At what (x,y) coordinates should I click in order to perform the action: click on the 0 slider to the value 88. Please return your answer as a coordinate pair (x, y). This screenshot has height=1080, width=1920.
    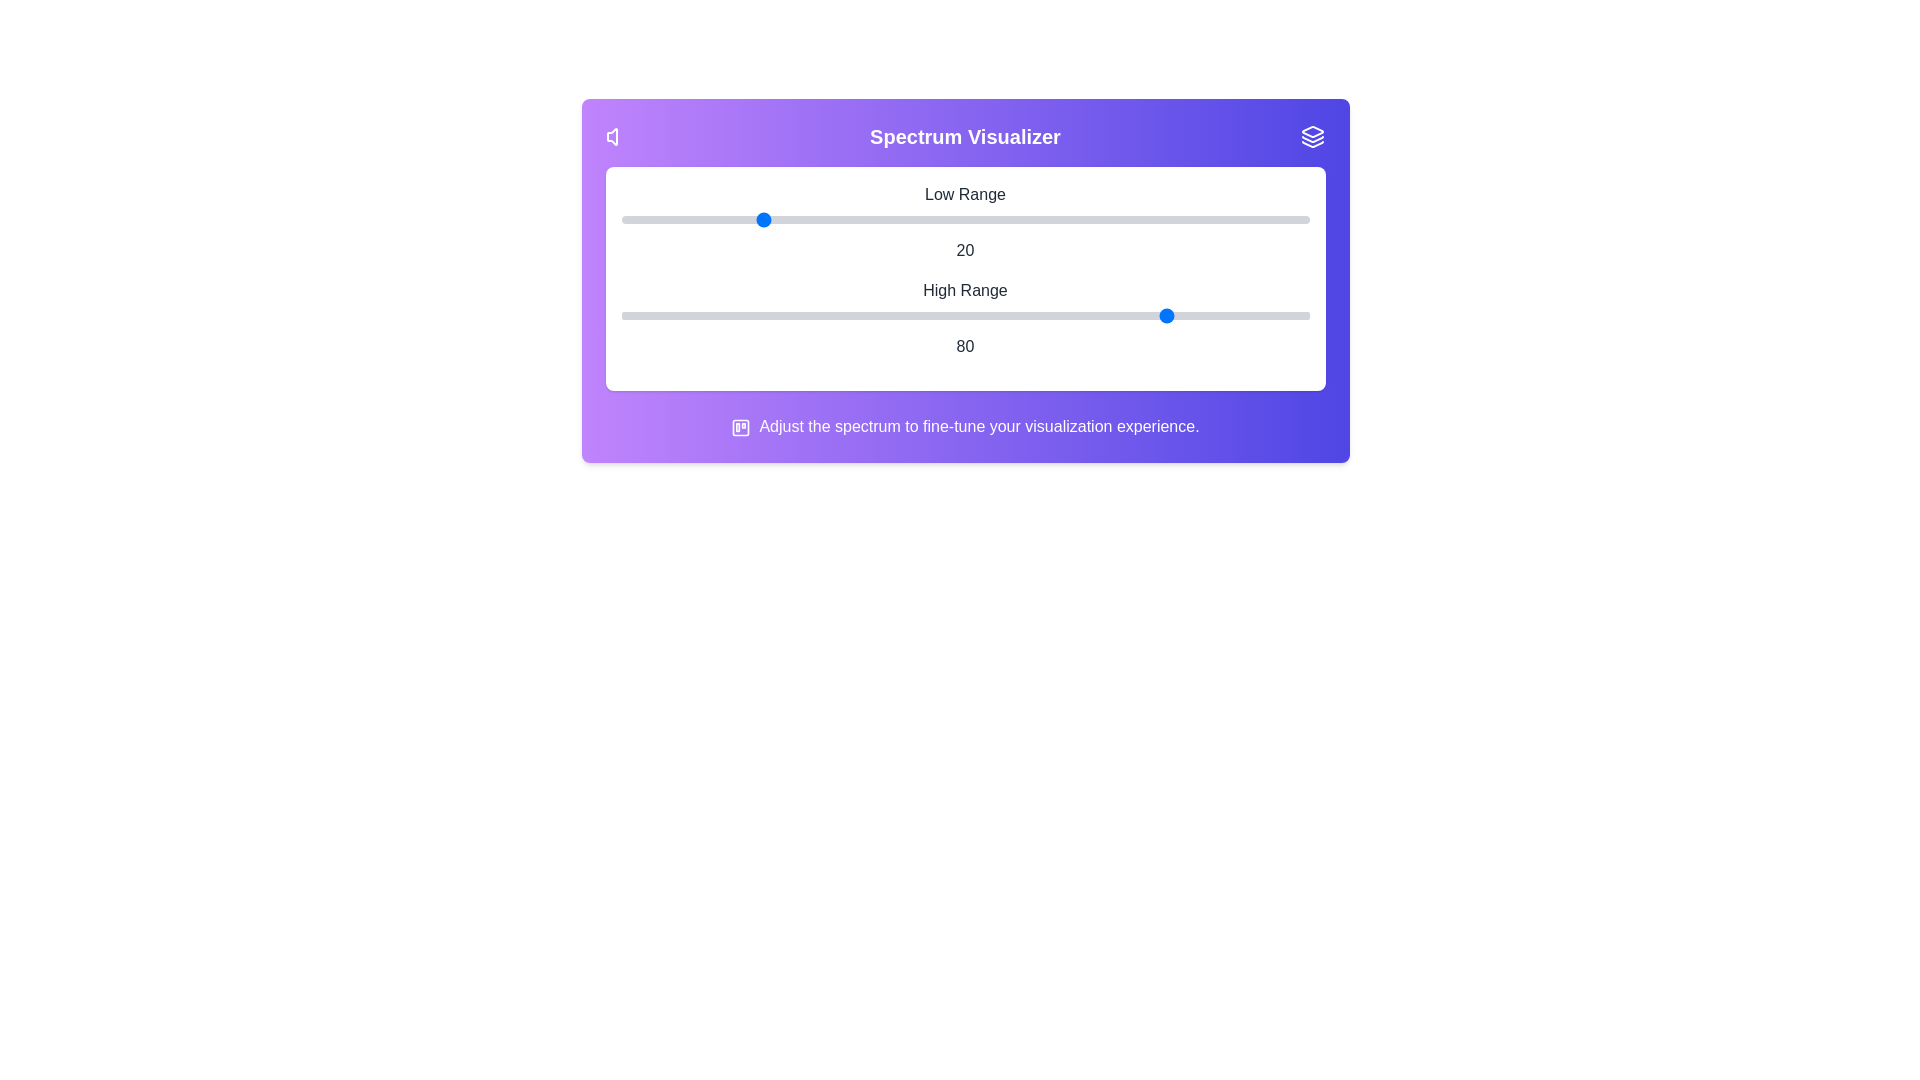
    Looking at the image, I should click on (1225, 219).